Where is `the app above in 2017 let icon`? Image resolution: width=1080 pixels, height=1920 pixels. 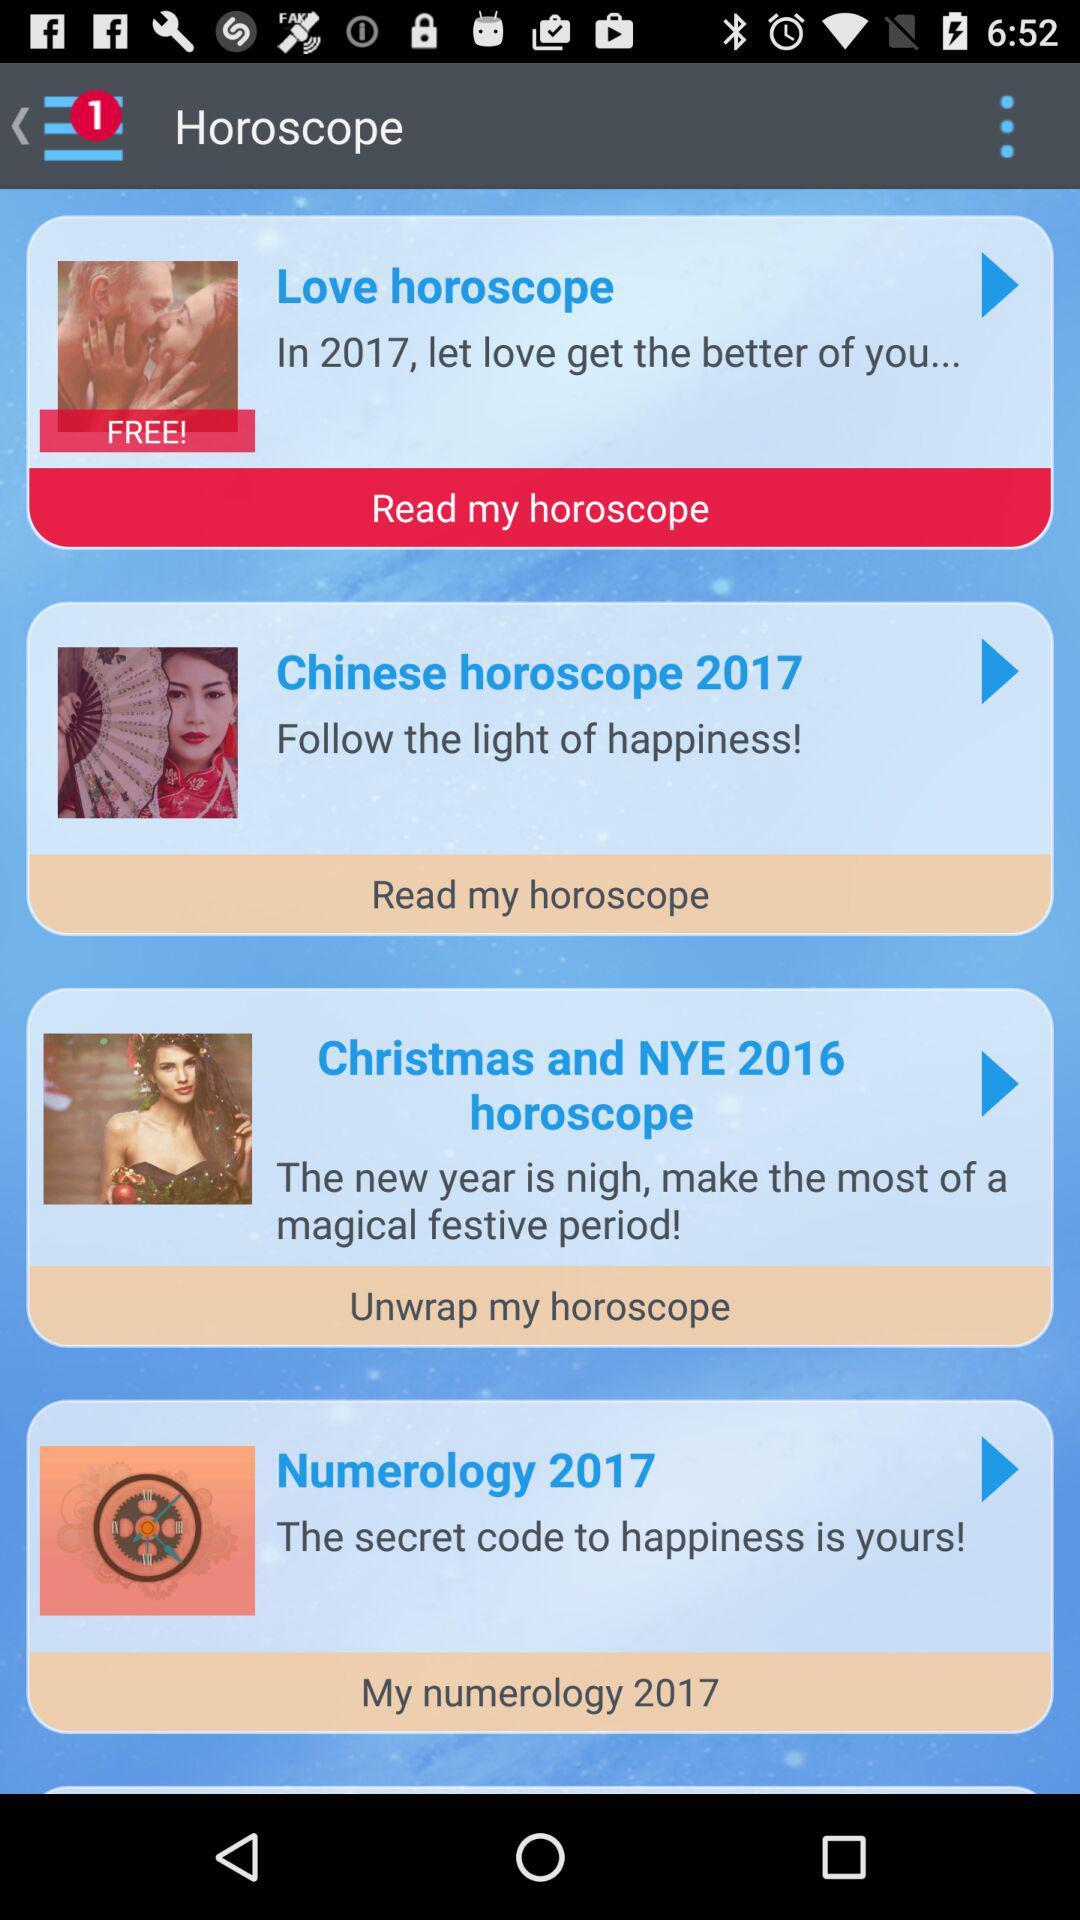 the app above in 2017 let icon is located at coordinates (444, 283).